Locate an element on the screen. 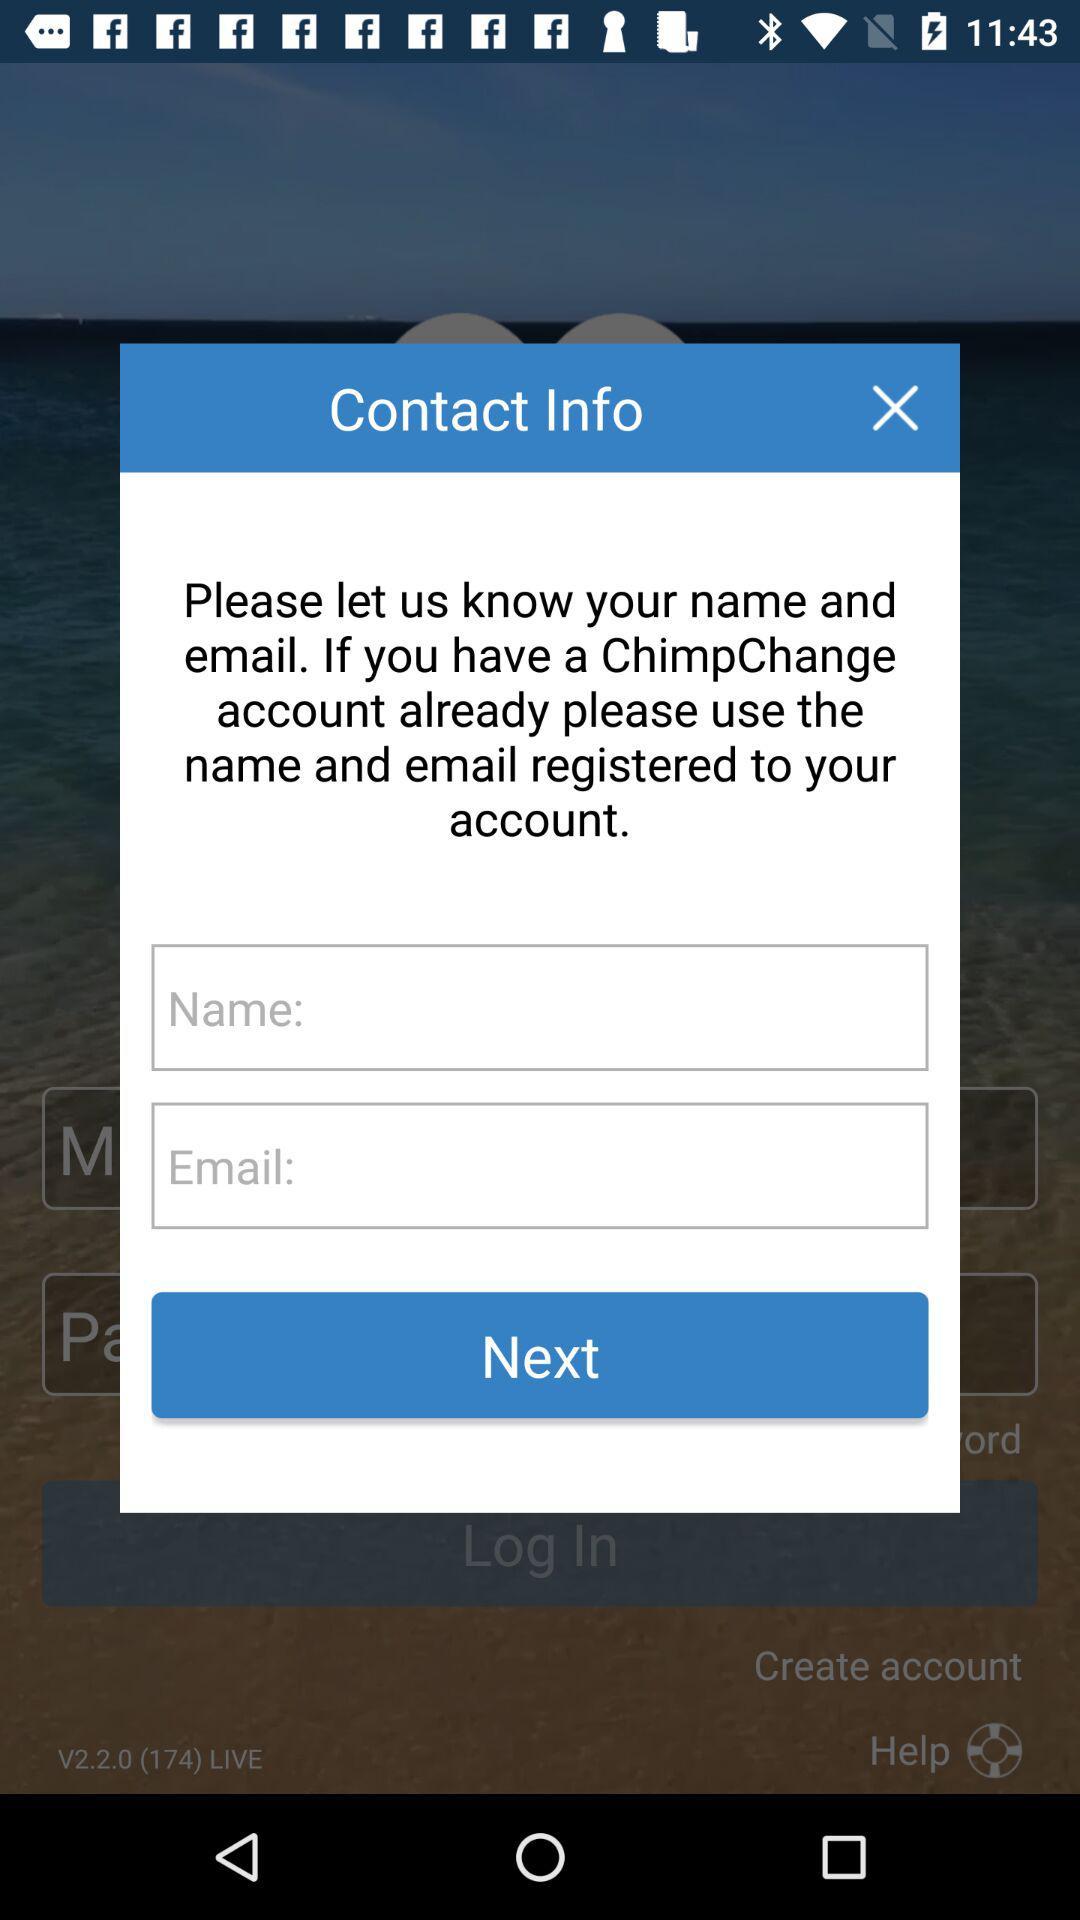 Image resolution: width=1080 pixels, height=1920 pixels. text box is located at coordinates (610, 1165).